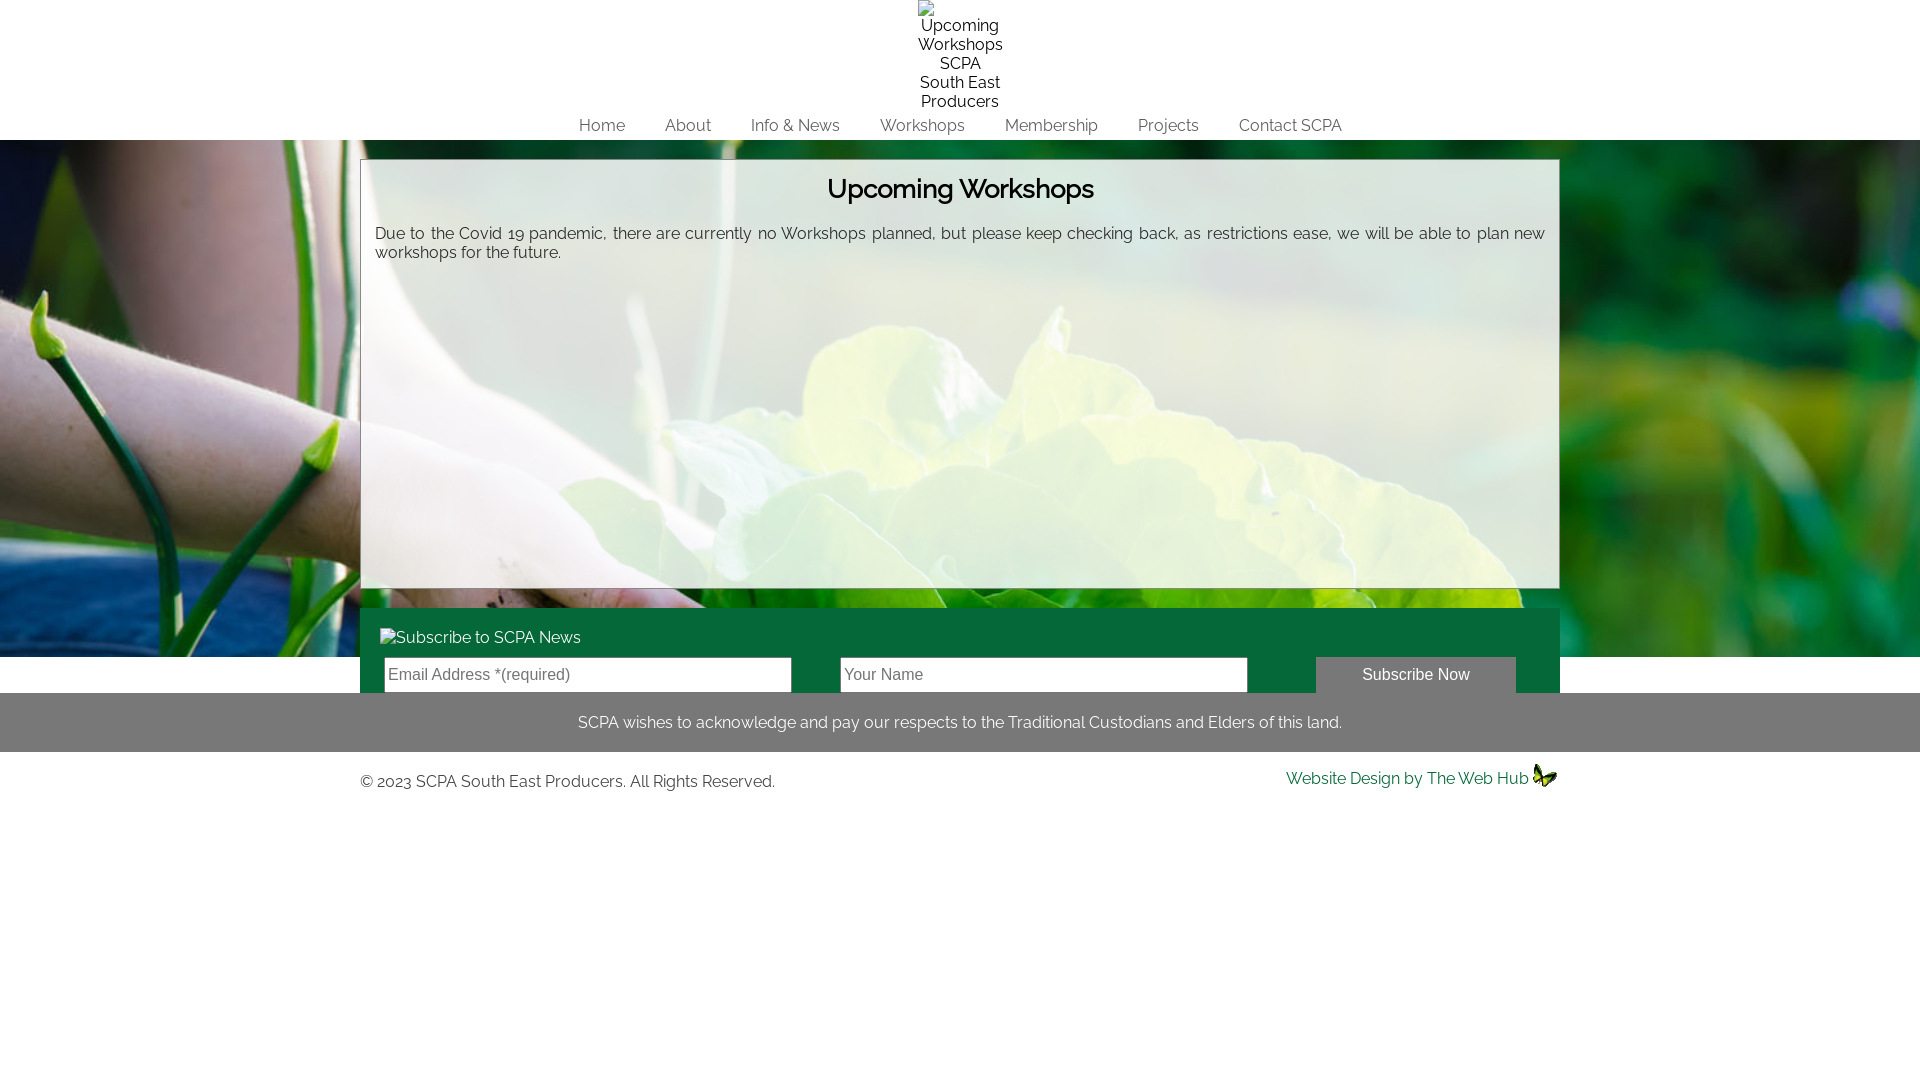 This screenshot has width=1920, height=1080. Describe the element at coordinates (1289, 14) in the screenshot. I see `'Contact SCPA'` at that location.